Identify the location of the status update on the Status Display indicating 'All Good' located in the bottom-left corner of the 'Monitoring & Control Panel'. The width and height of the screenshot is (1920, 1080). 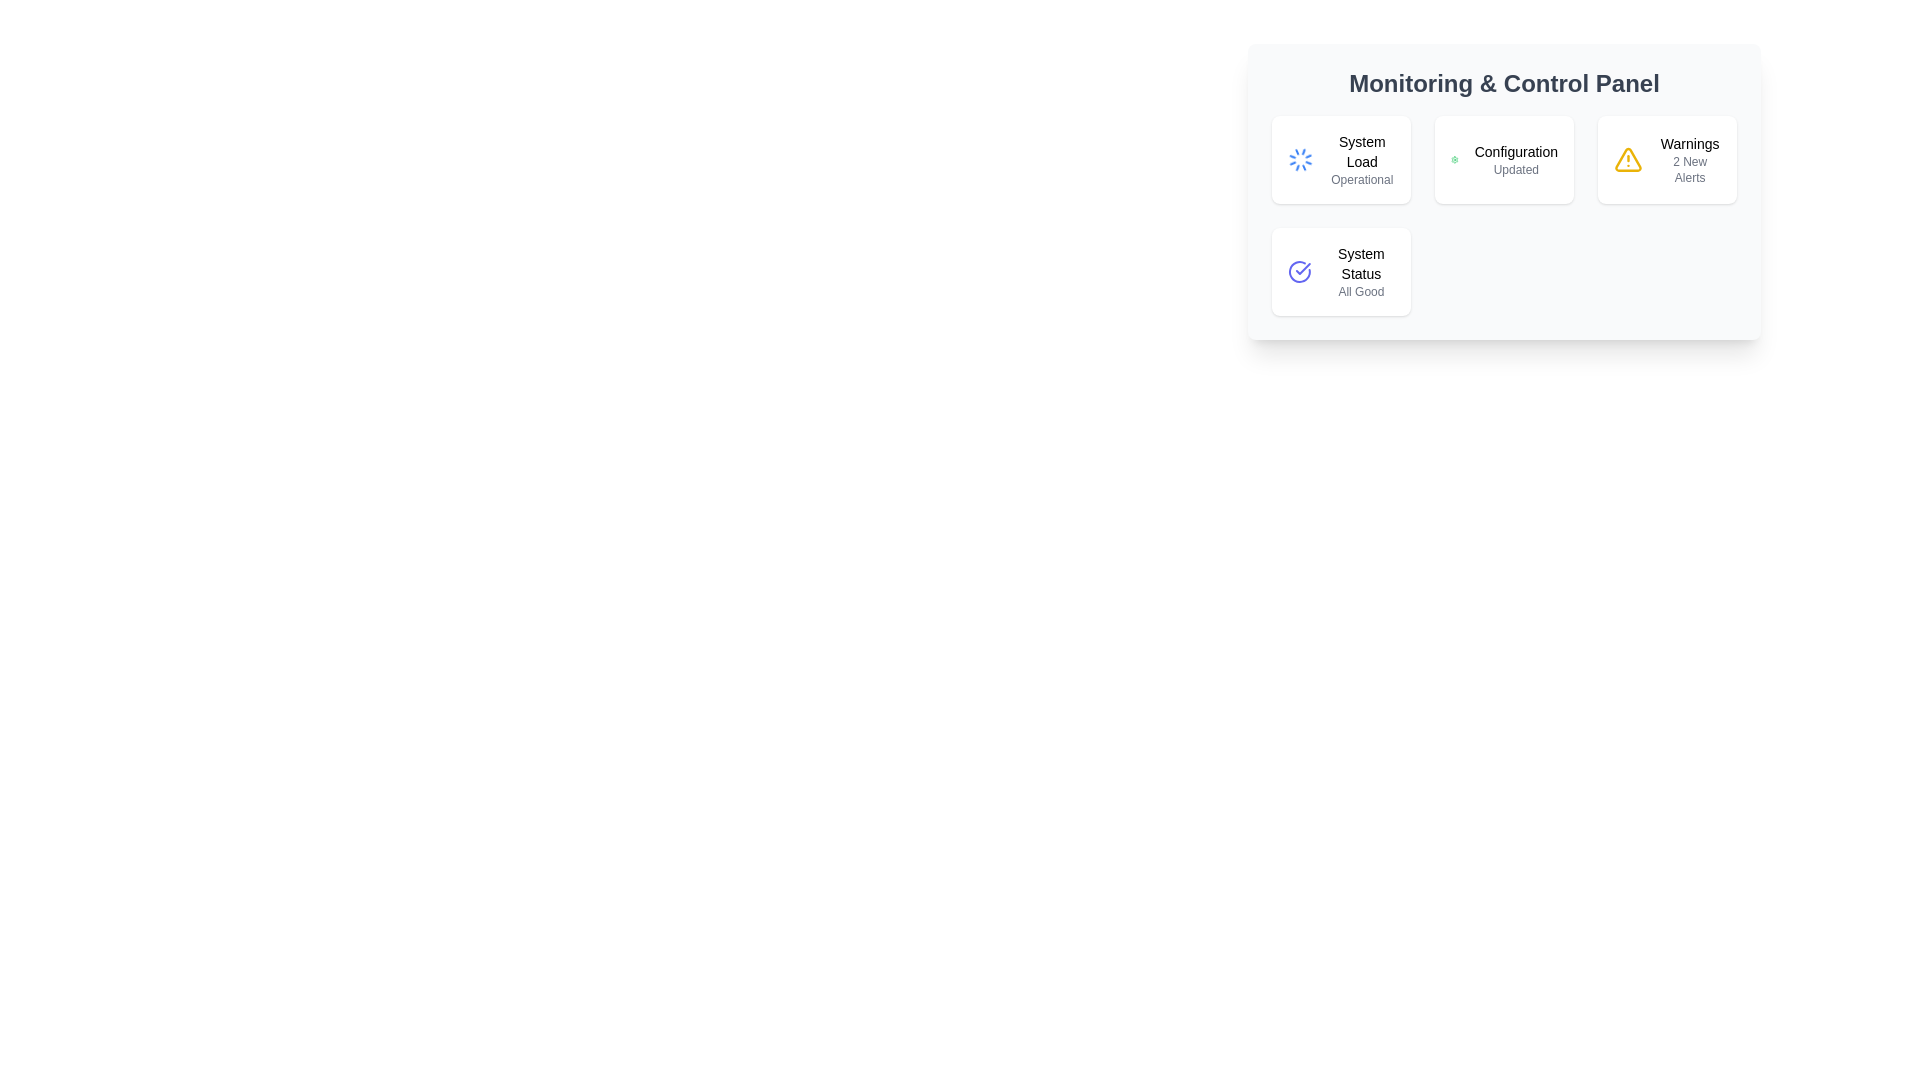
(1360, 272).